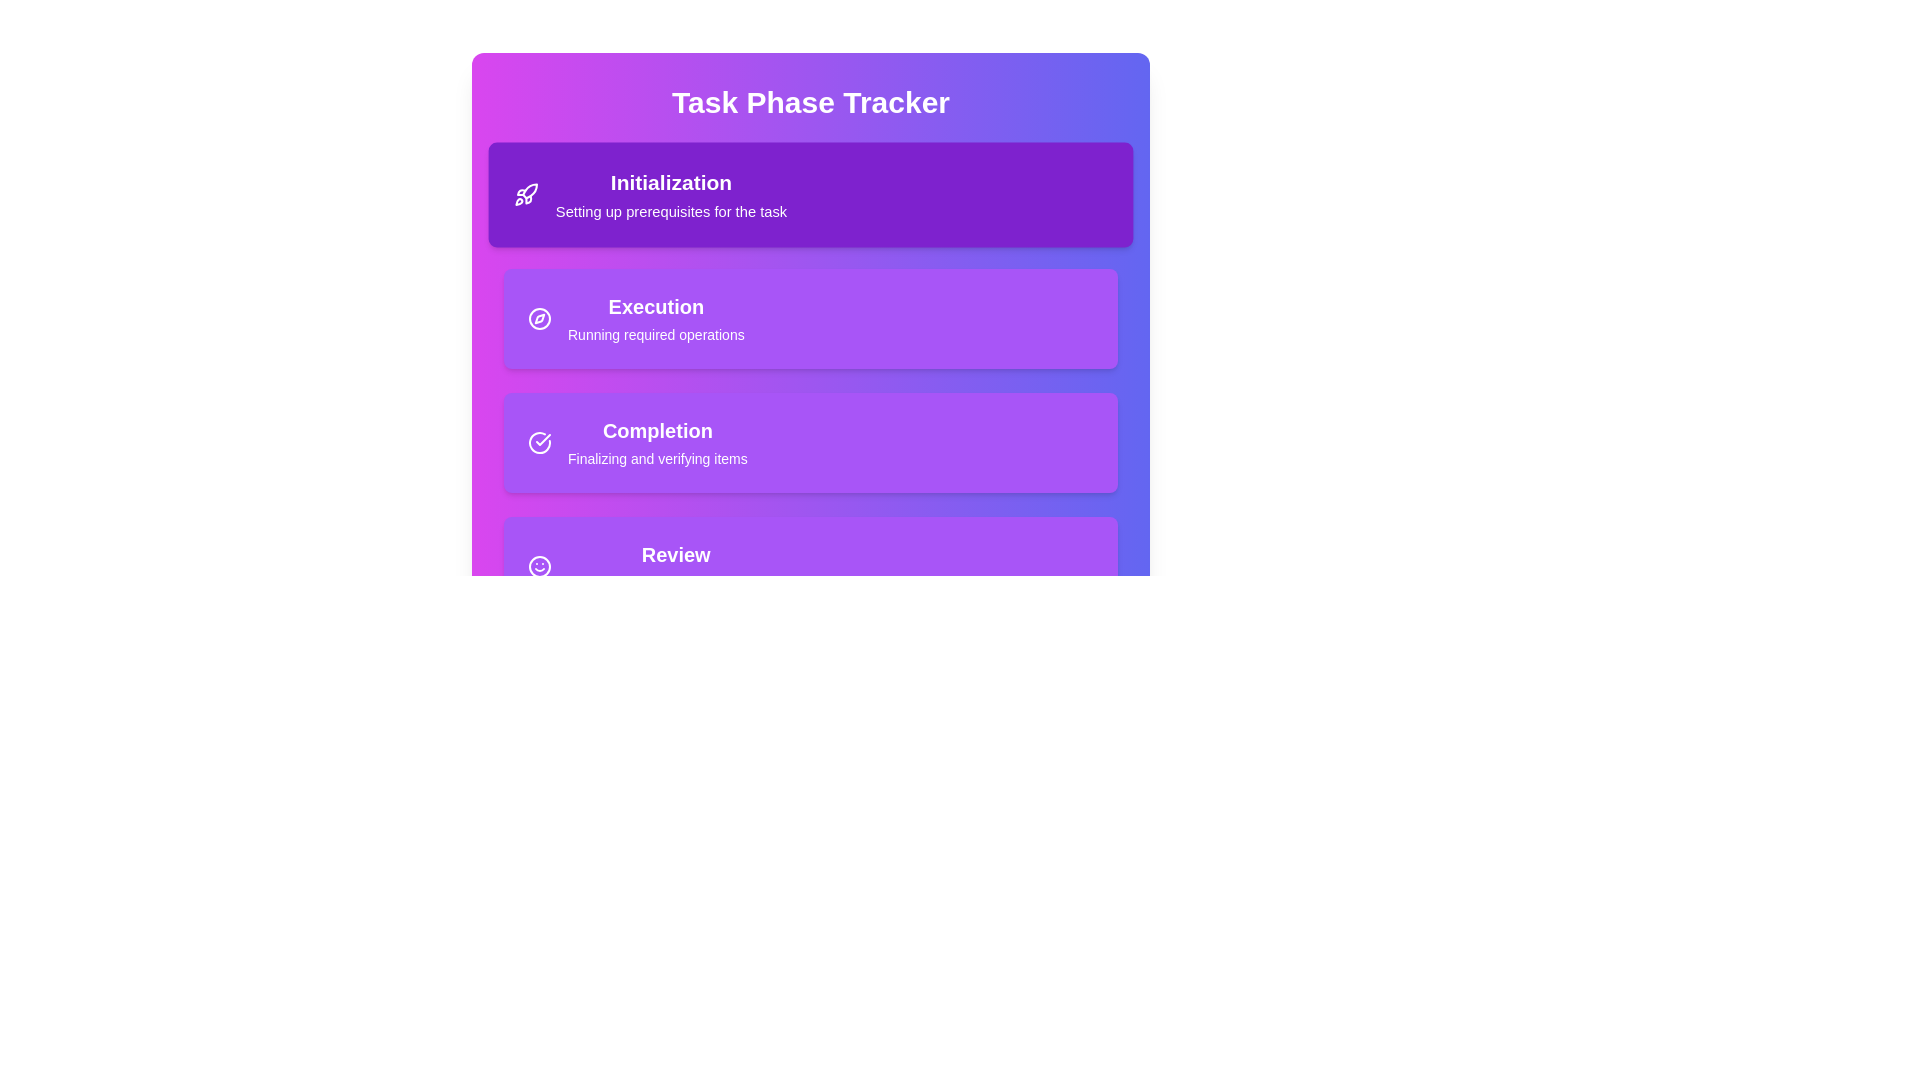  What do you see at coordinates (671, 182) in the screenshot?
I see `the text label displaying 'Initialization'` at bounding box center [671, 182].